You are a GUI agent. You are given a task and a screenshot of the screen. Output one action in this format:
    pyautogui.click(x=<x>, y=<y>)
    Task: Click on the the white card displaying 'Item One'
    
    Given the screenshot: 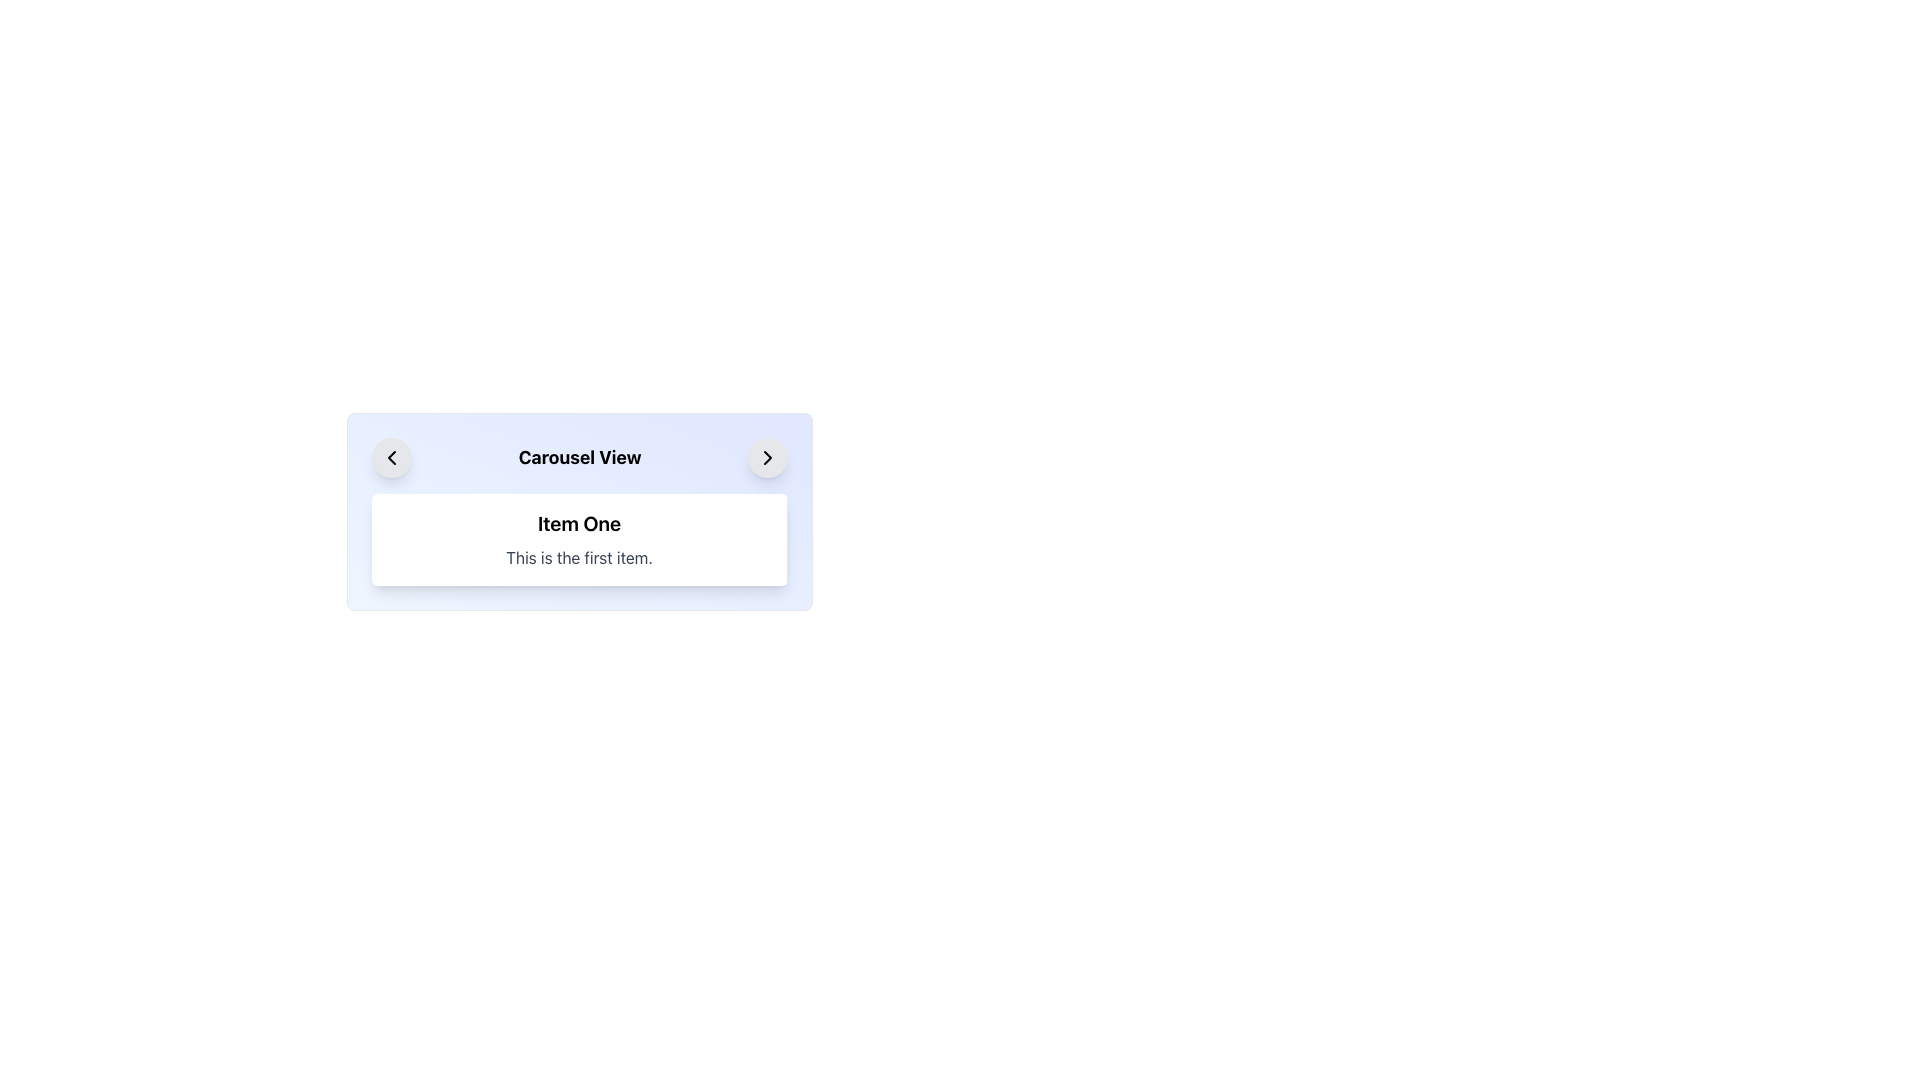 What is the action you would take?
    pyautogui.click(x=579, y=511)
    